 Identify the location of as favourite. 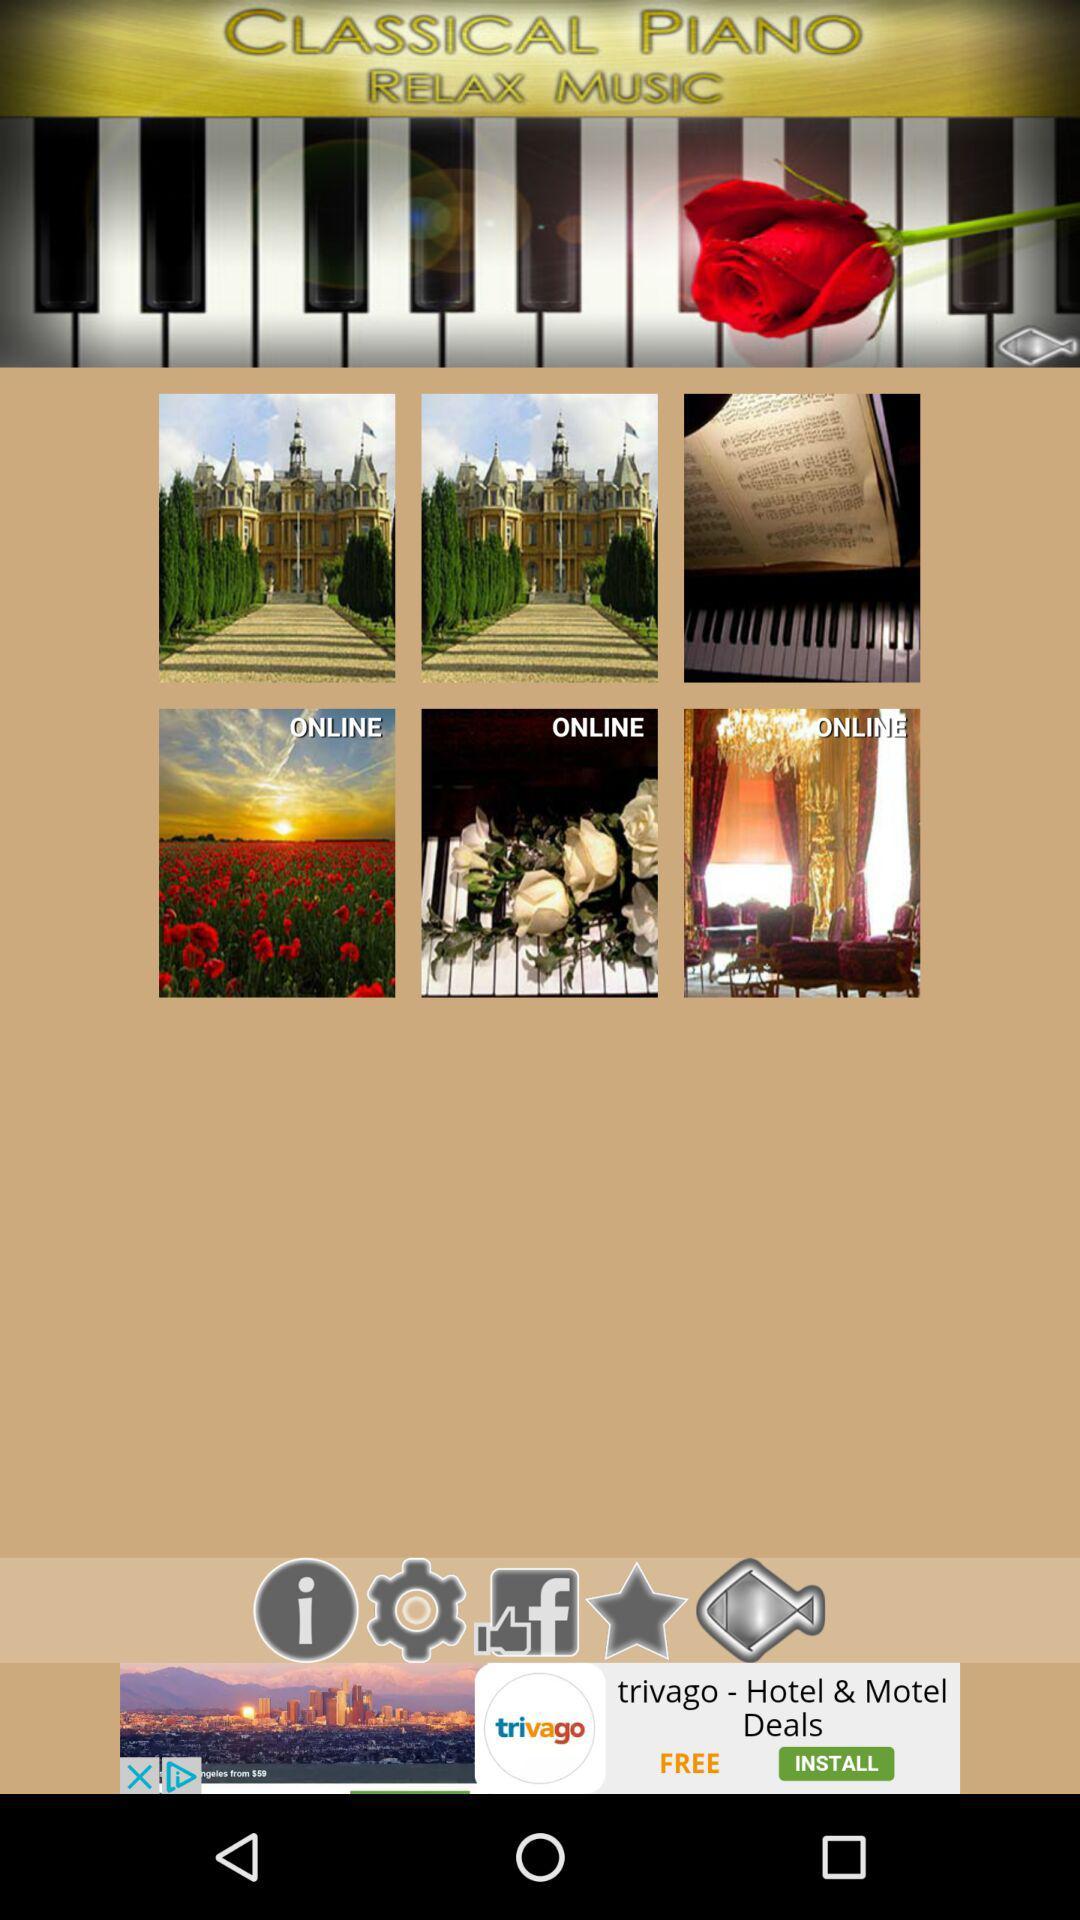
(636, 1610).